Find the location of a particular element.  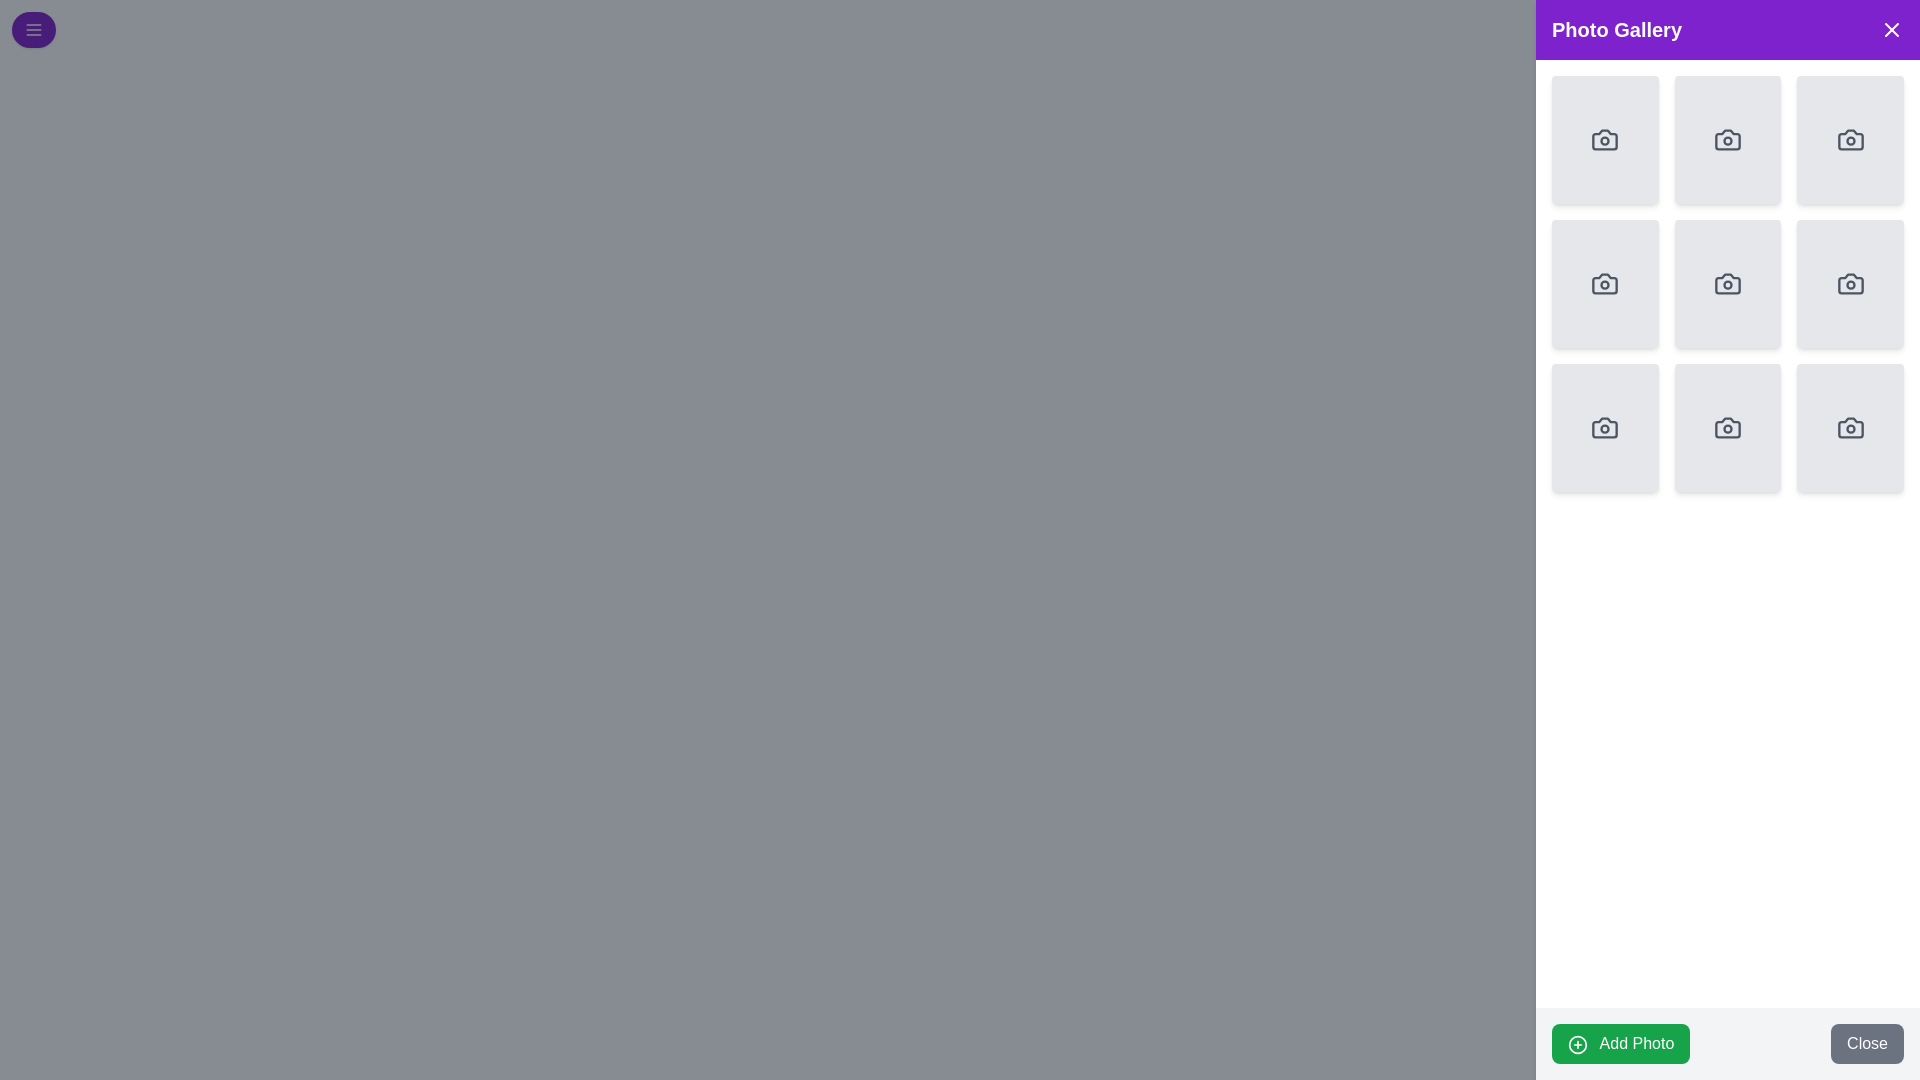

the camera icon in the bottom-right cell of the 3x3 grid within the 'Photo Gallery' section is located at coordinates (1849, 427).